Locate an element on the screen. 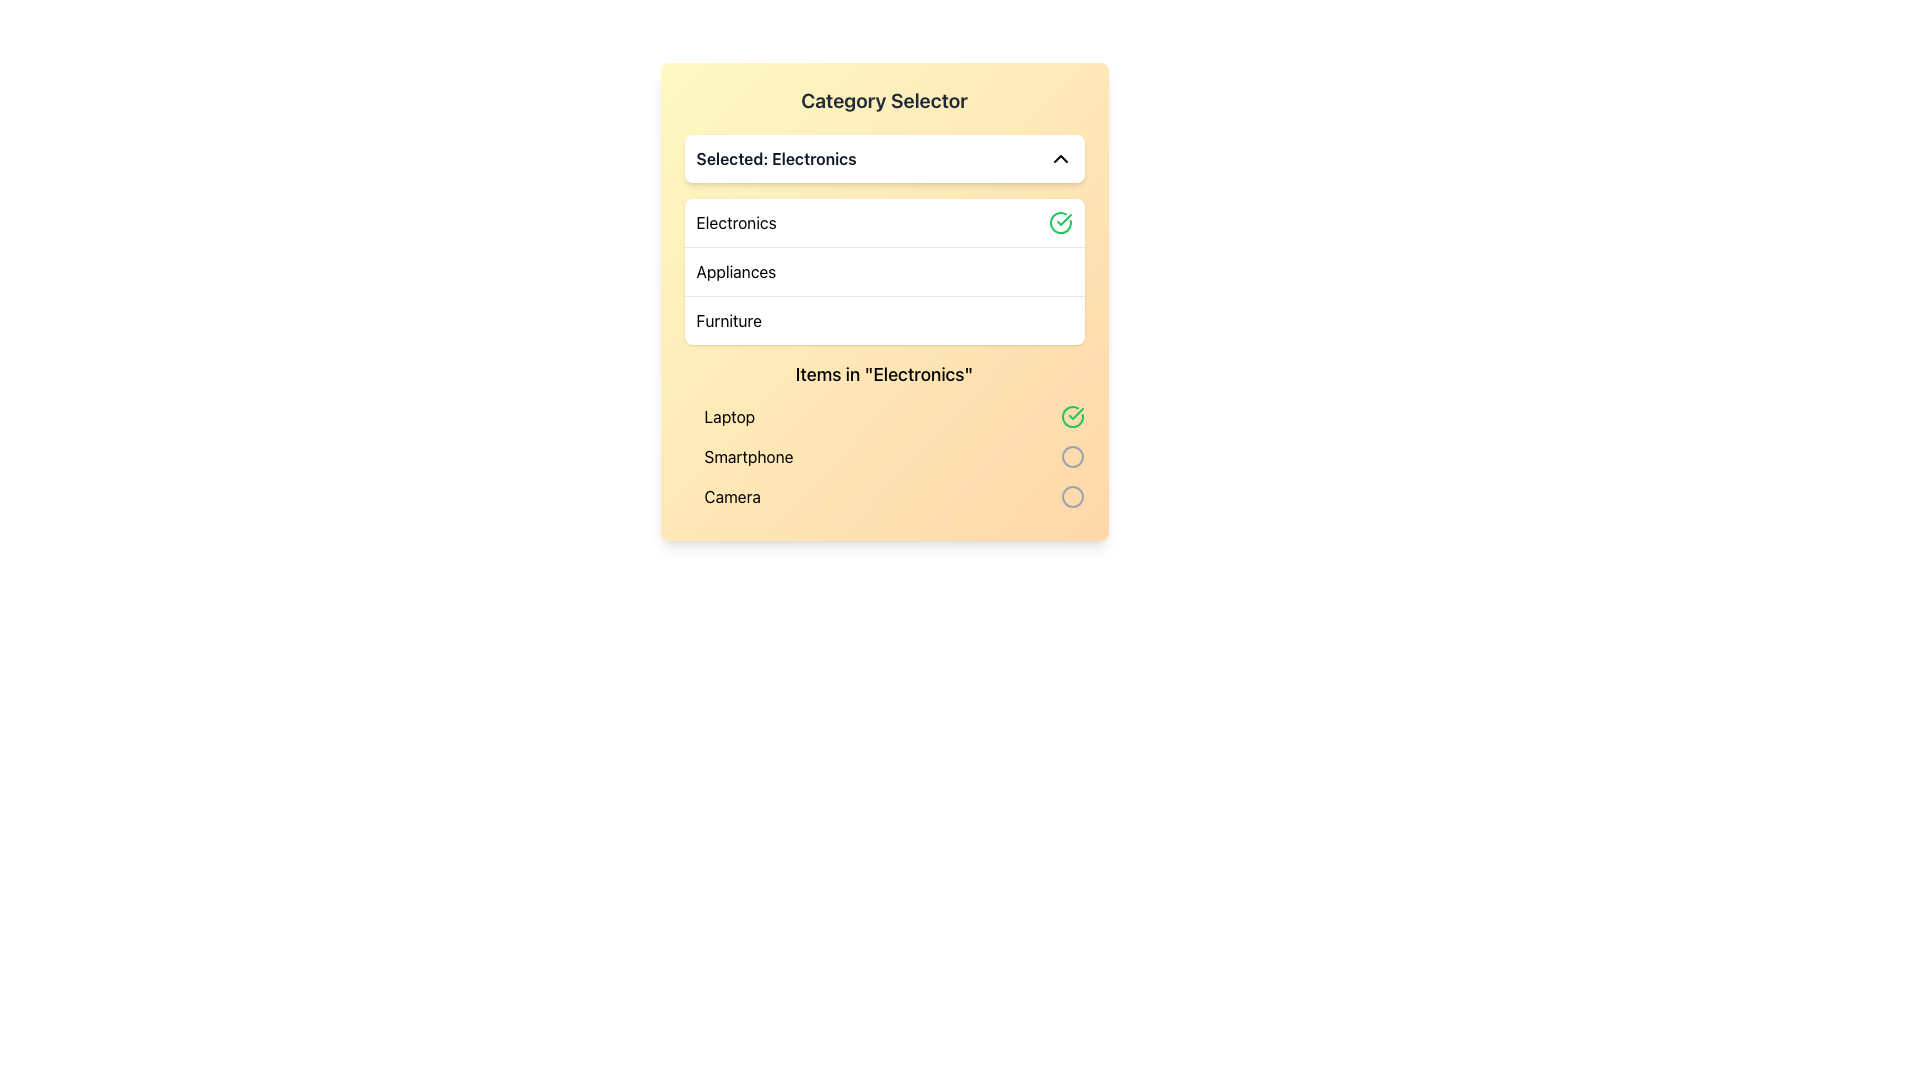 This screenshot has width=1920, height=1080. the green circle with a checkmark inside, which is part of the SVG drawing next to the 'Electronics' option in the 'Category Selector' section is located at coordinates (1071, 415).